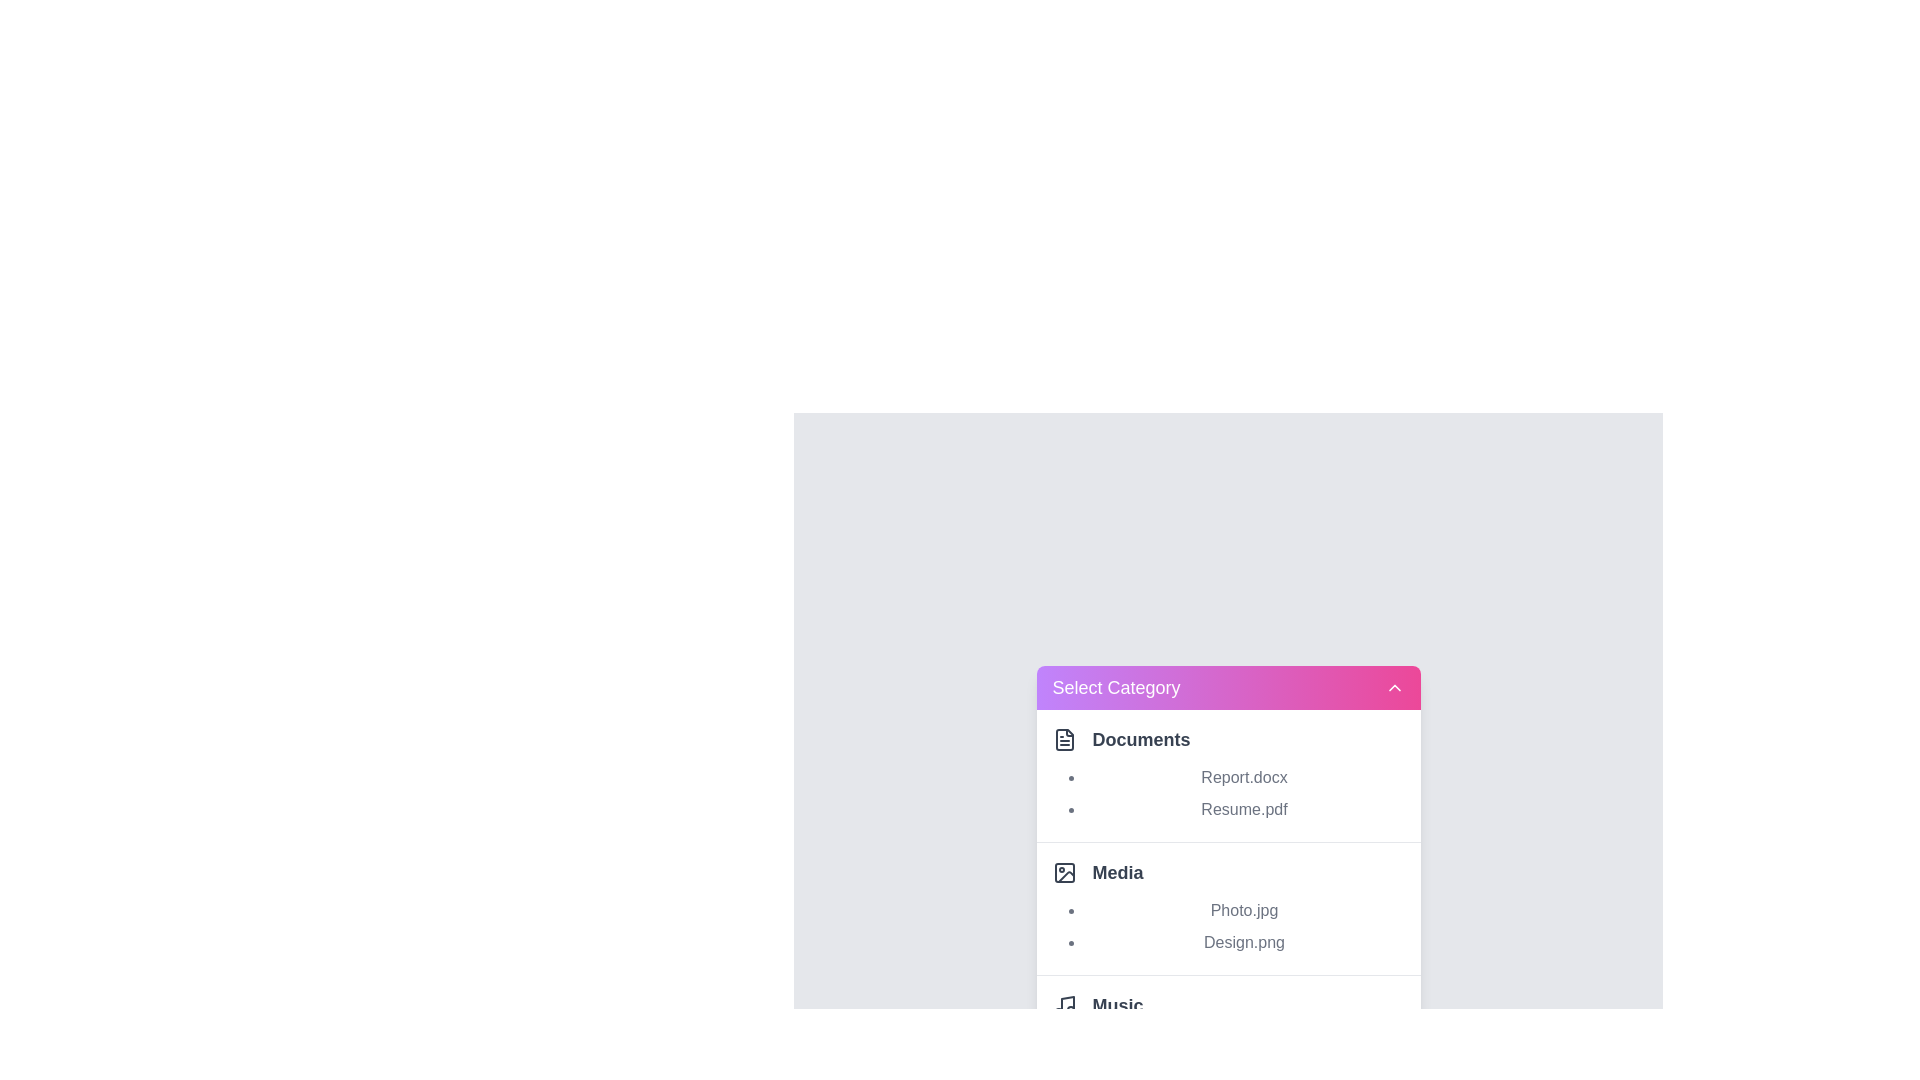 The image size is (1920, 1080). I want to click on the first item, so click(1227, 774).